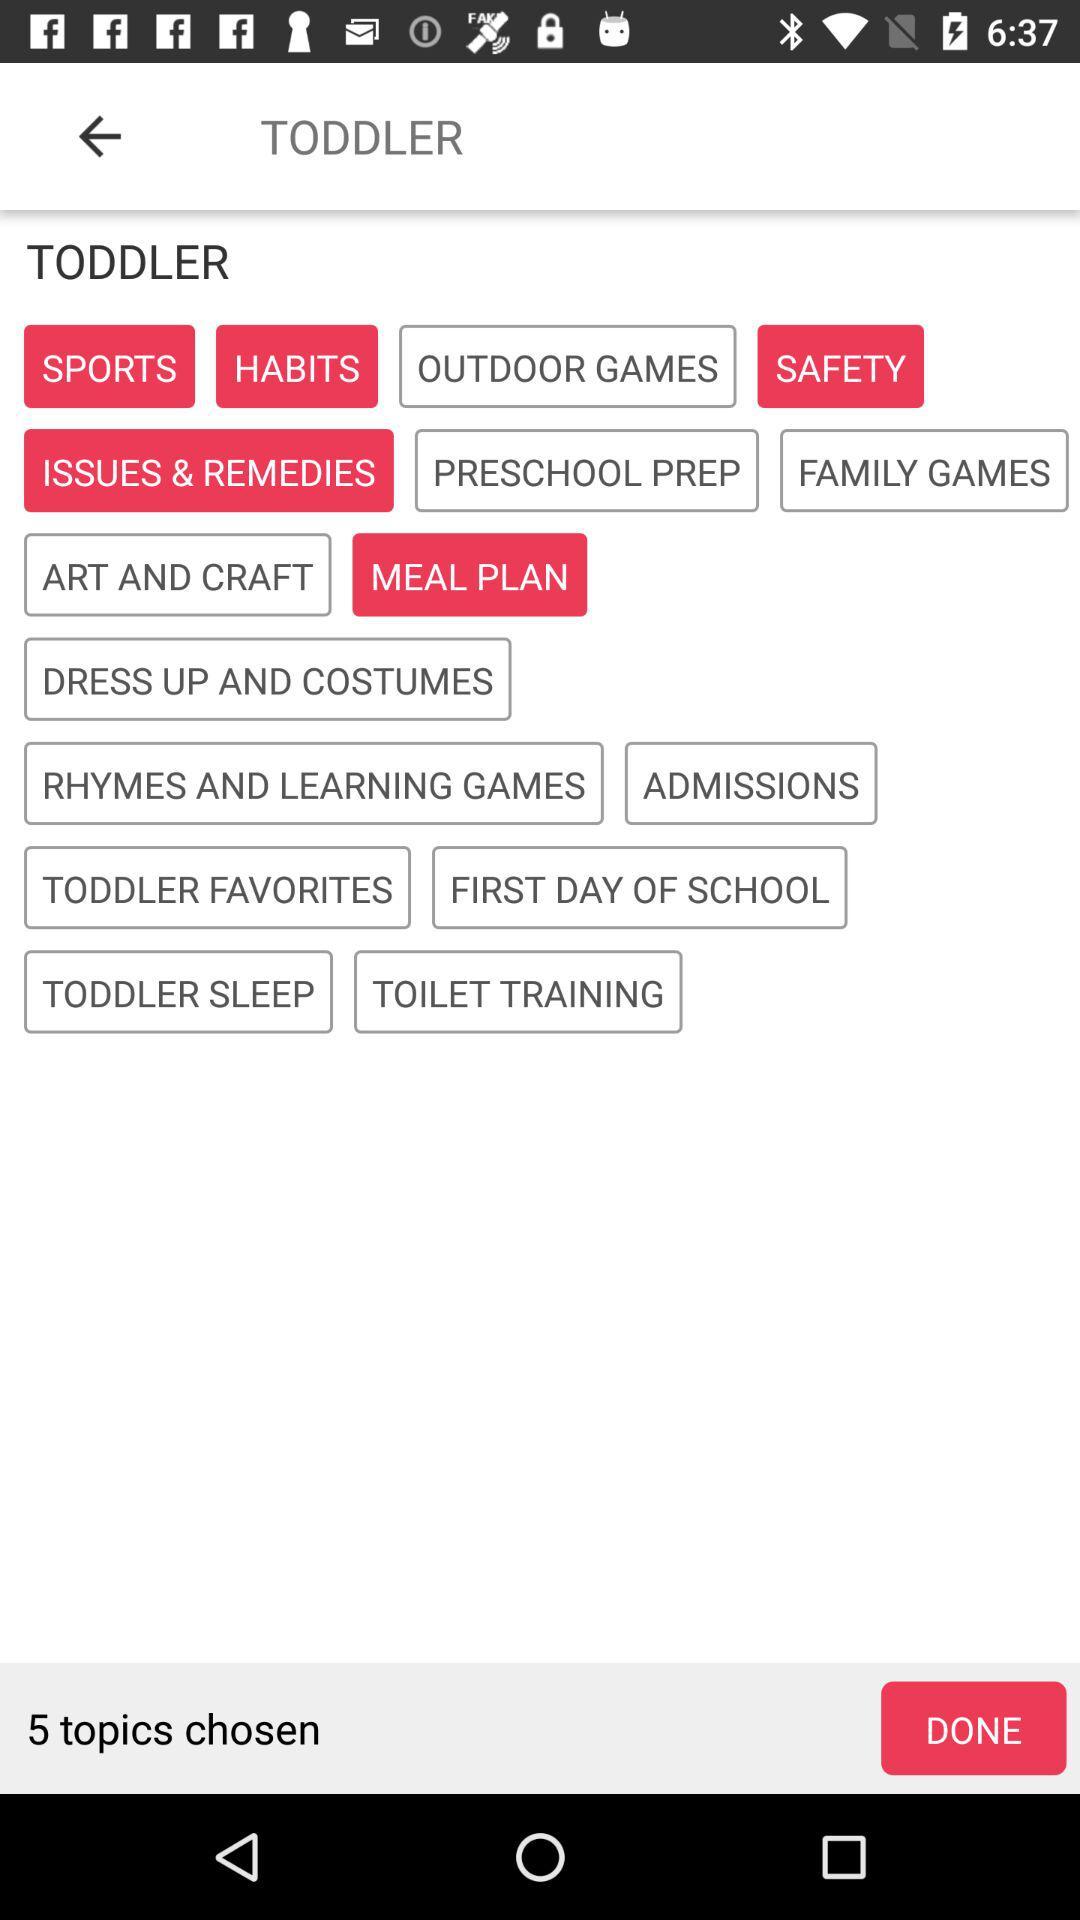  Describe the element at coordinates (973, 1727) in the screenshot. I see `the button on the bottom right corner of the web page` at that location.